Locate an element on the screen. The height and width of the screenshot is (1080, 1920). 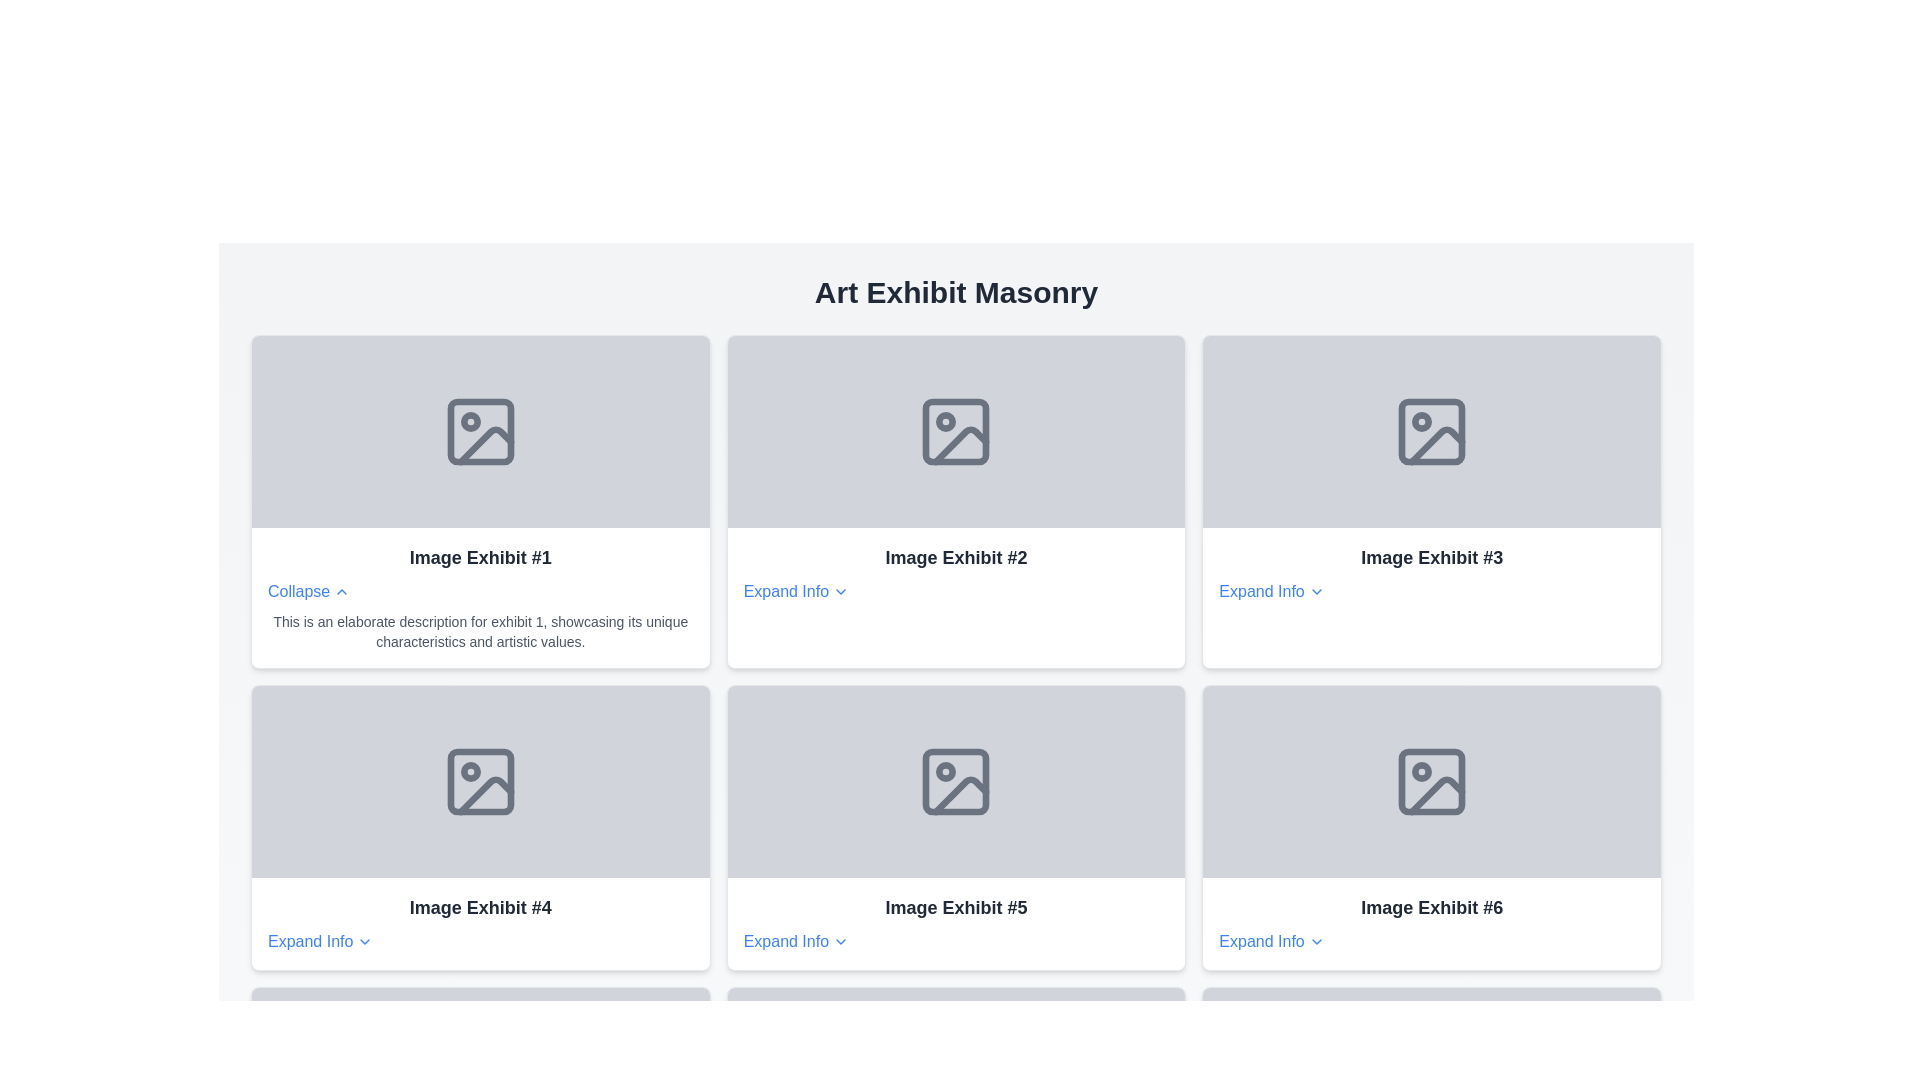
the graphical rectangle with rounded corners that is part of the central image icon in 'Image Exhibit #1', positioned in the top-left of the grid layout is located at coordinates (480, 431).